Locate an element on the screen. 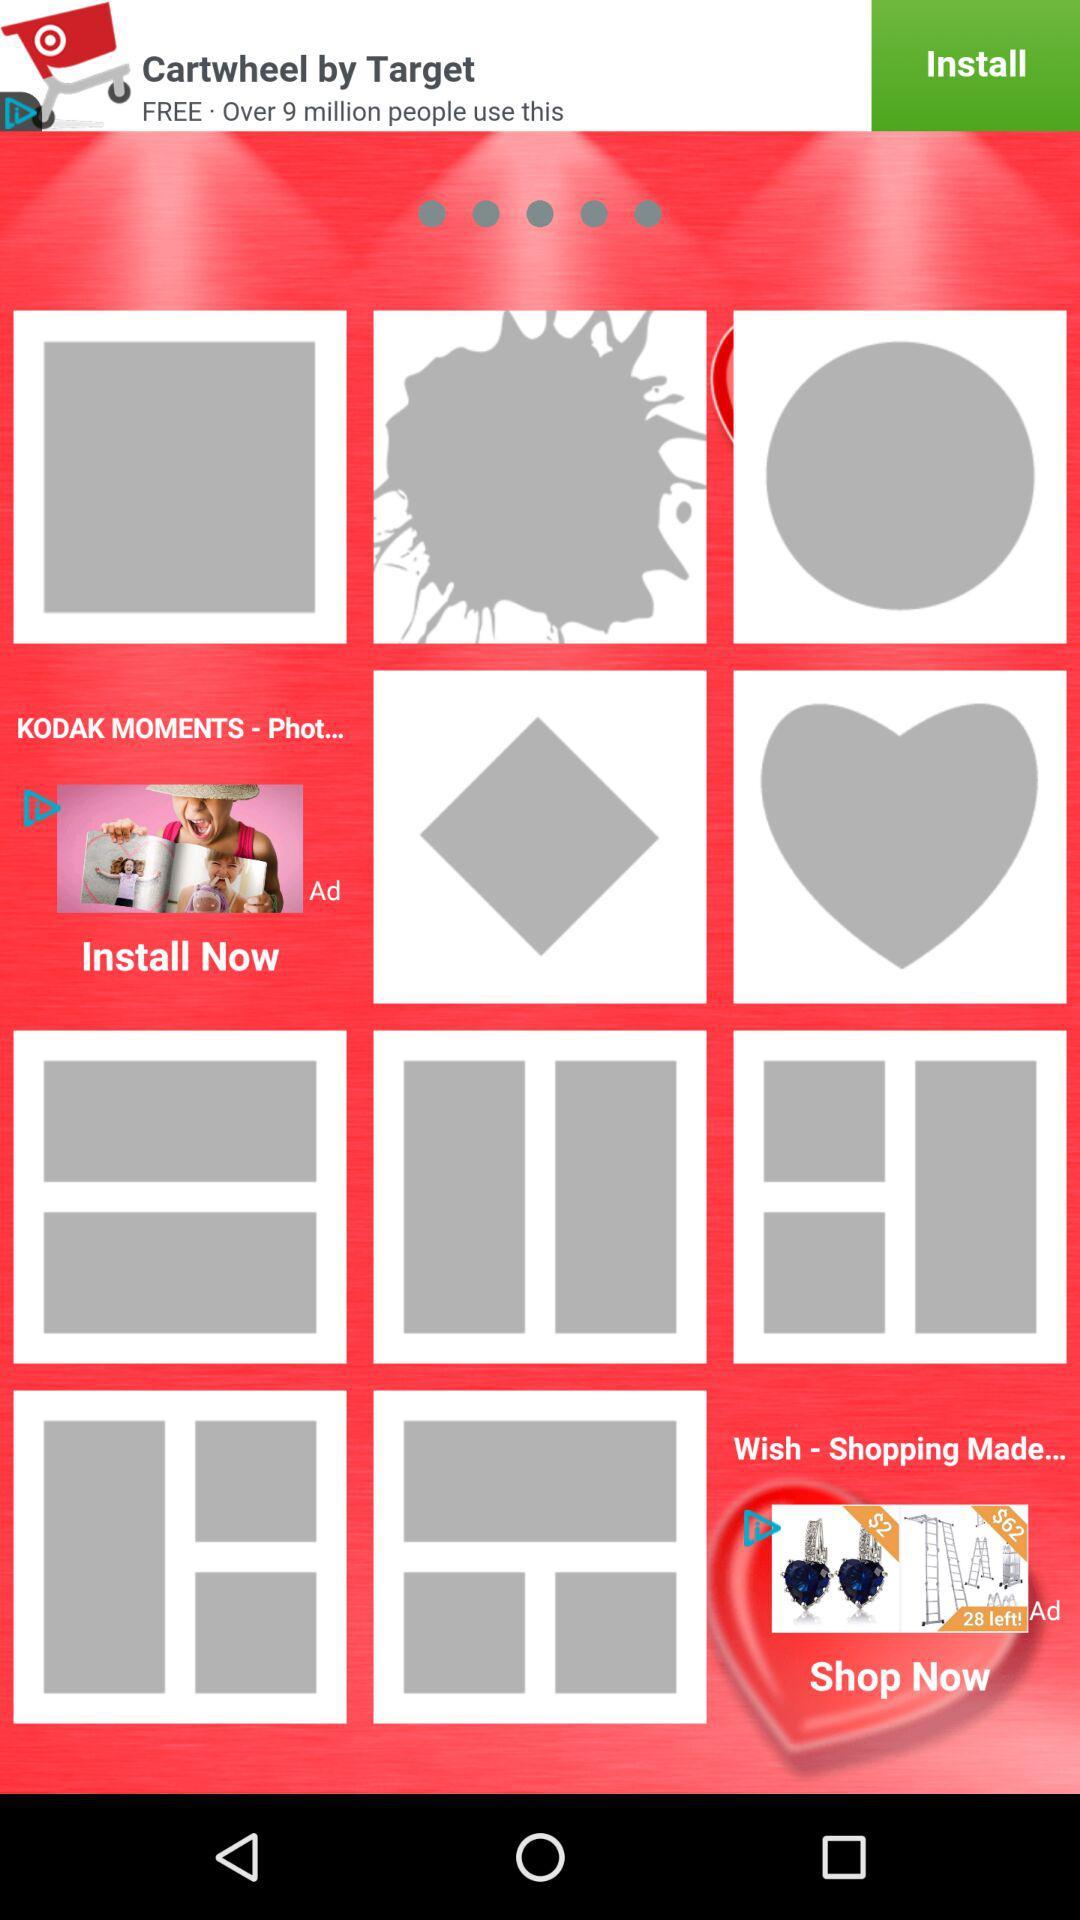 The image size is (1080, 1920). the third image under green color button is located at coordinates (898, 475).